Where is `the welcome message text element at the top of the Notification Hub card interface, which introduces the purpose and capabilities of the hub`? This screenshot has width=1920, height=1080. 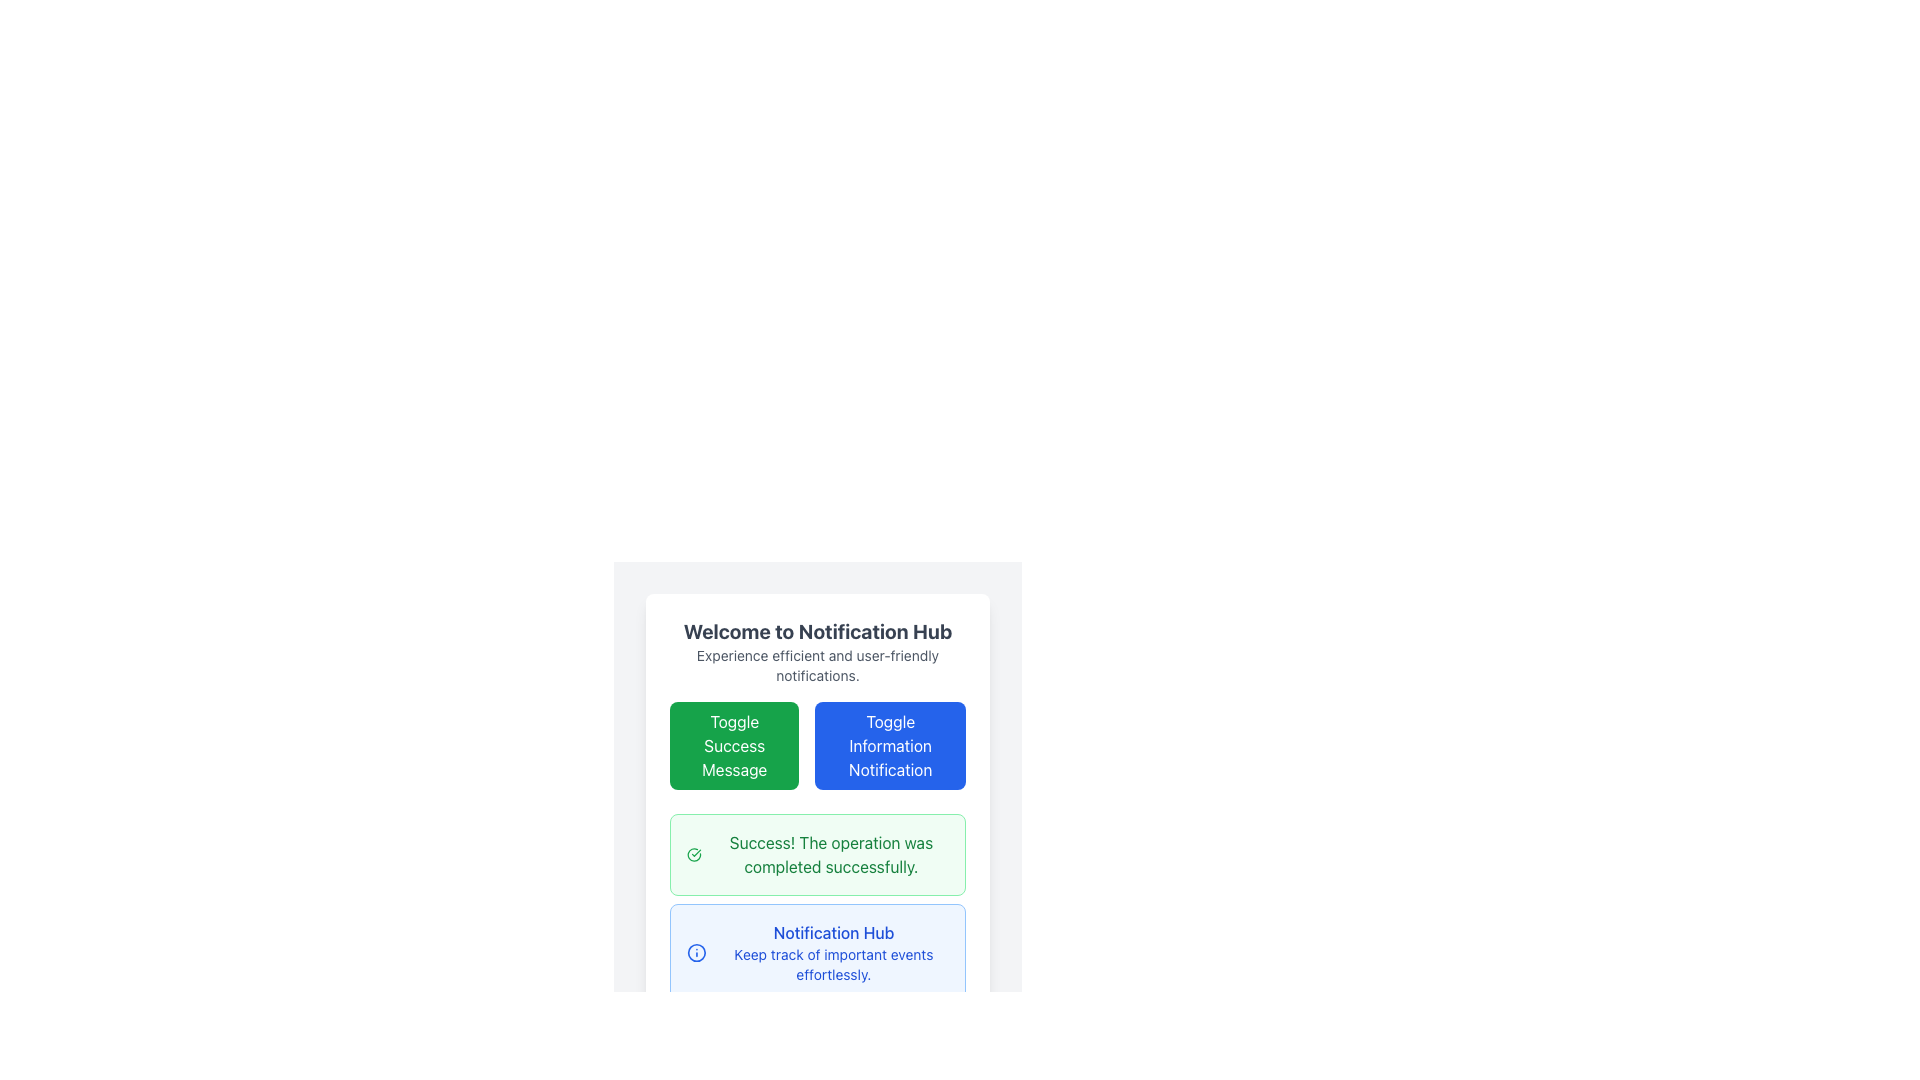
the welcome message text element at the top of the Notification Hub card interface, which introduces the purpose and capabilities of the hub is located at coordinates (817, 651).